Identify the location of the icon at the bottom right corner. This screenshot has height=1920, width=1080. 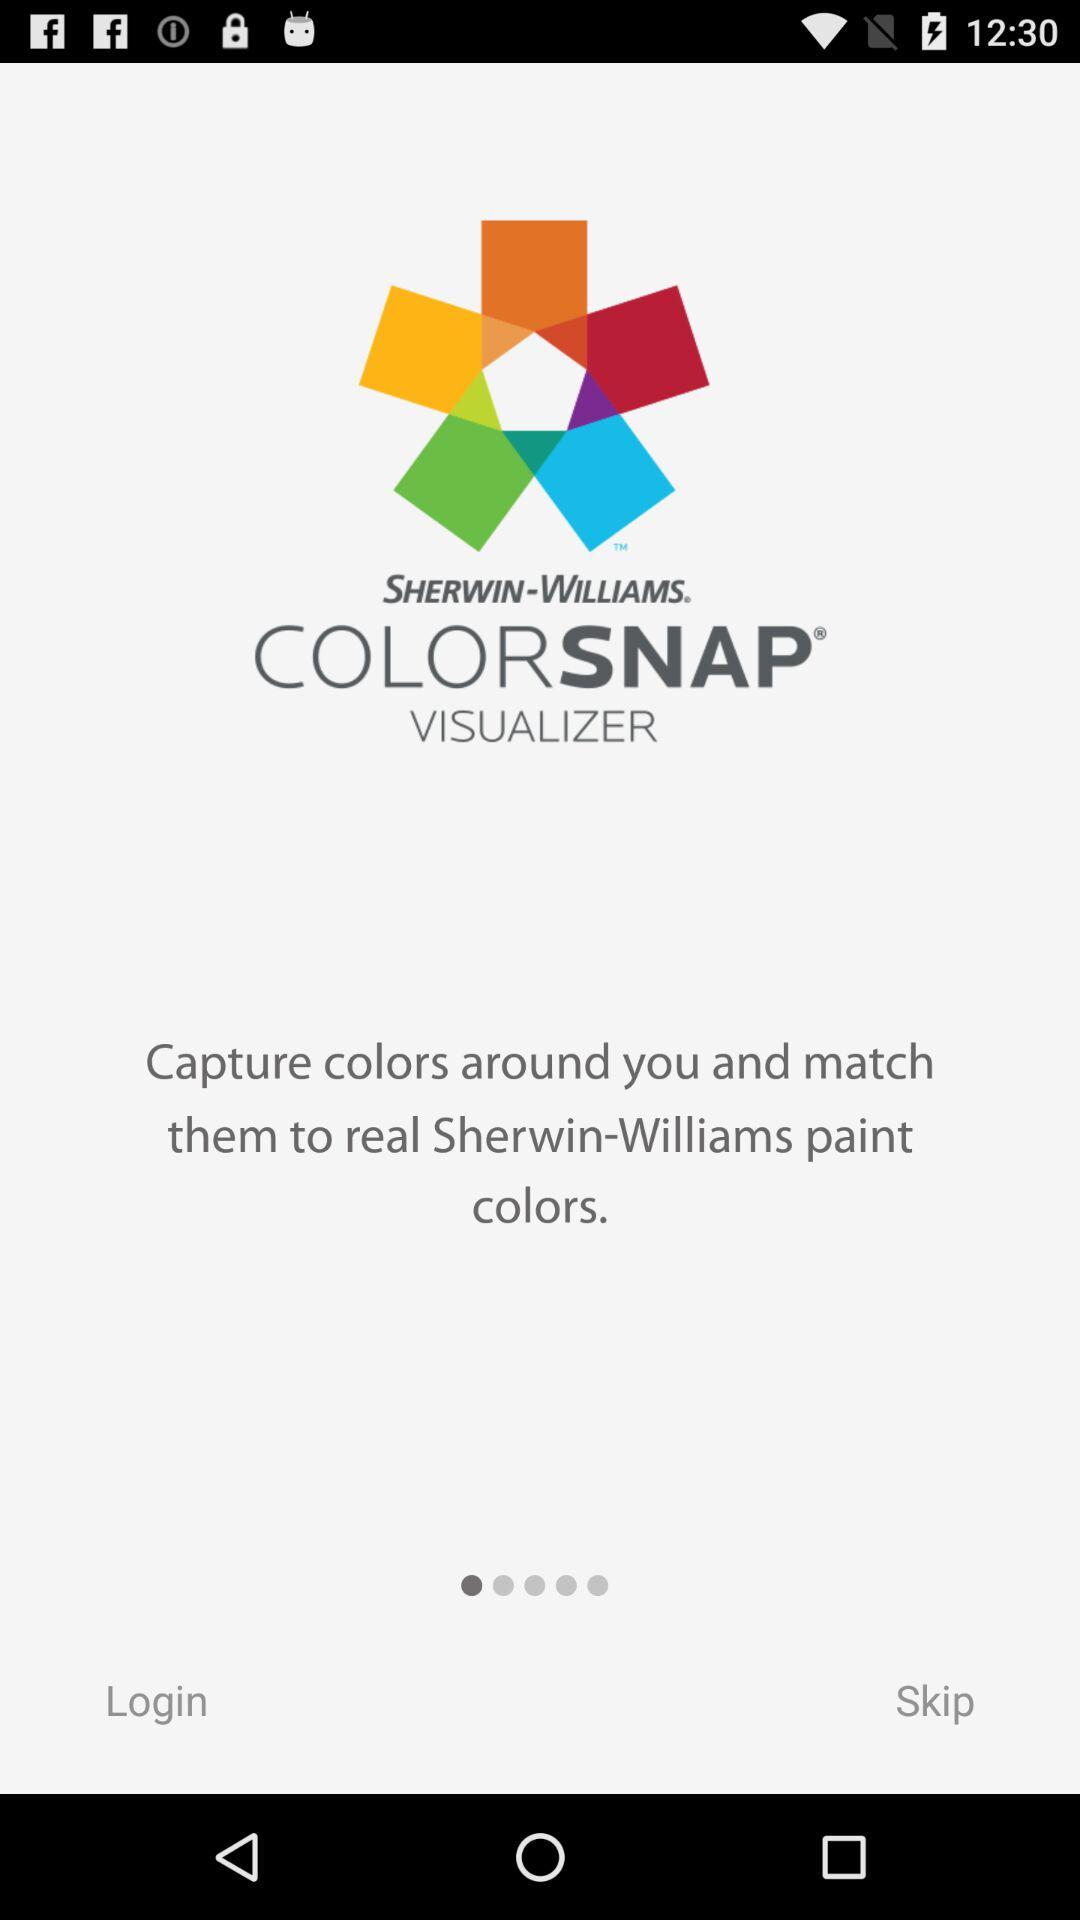
(953, 1705).